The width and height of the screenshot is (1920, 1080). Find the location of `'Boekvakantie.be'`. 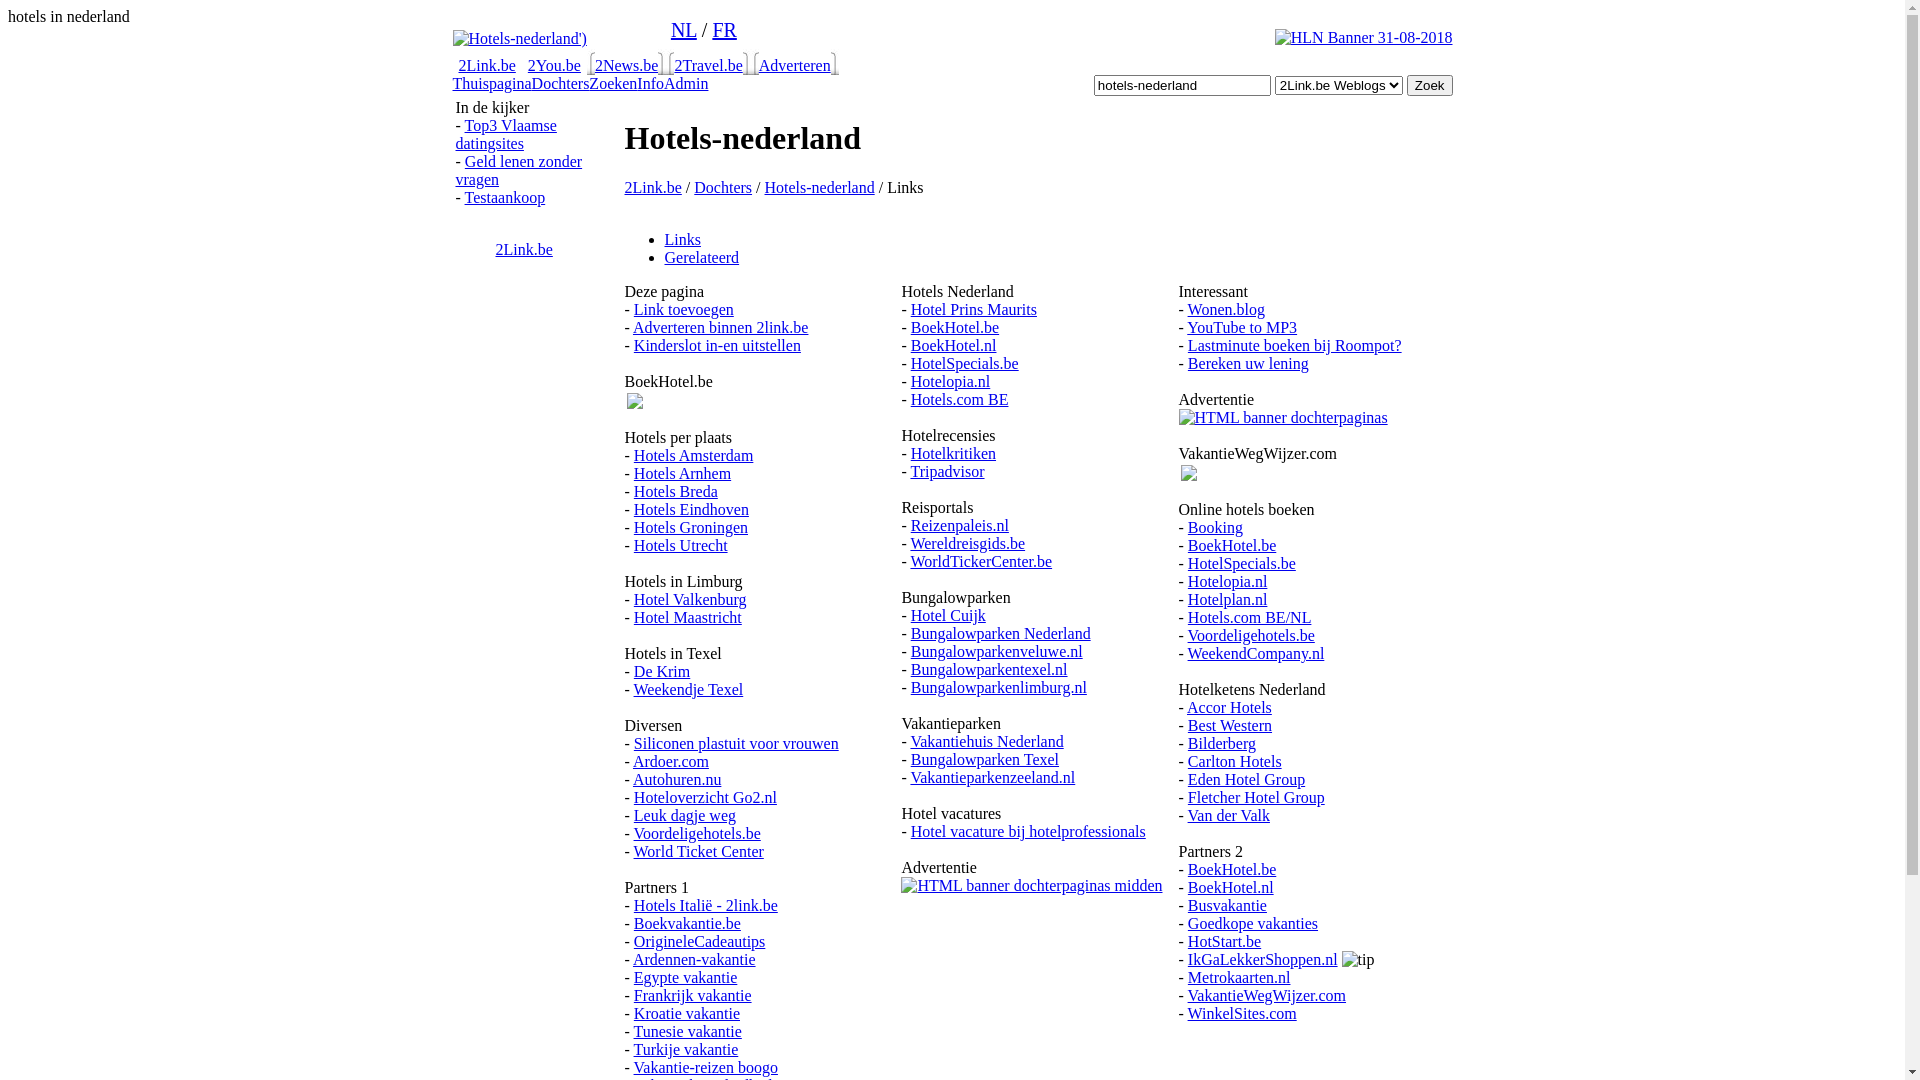

'Boekvakantie.be' is located at coordinates (632, 923).